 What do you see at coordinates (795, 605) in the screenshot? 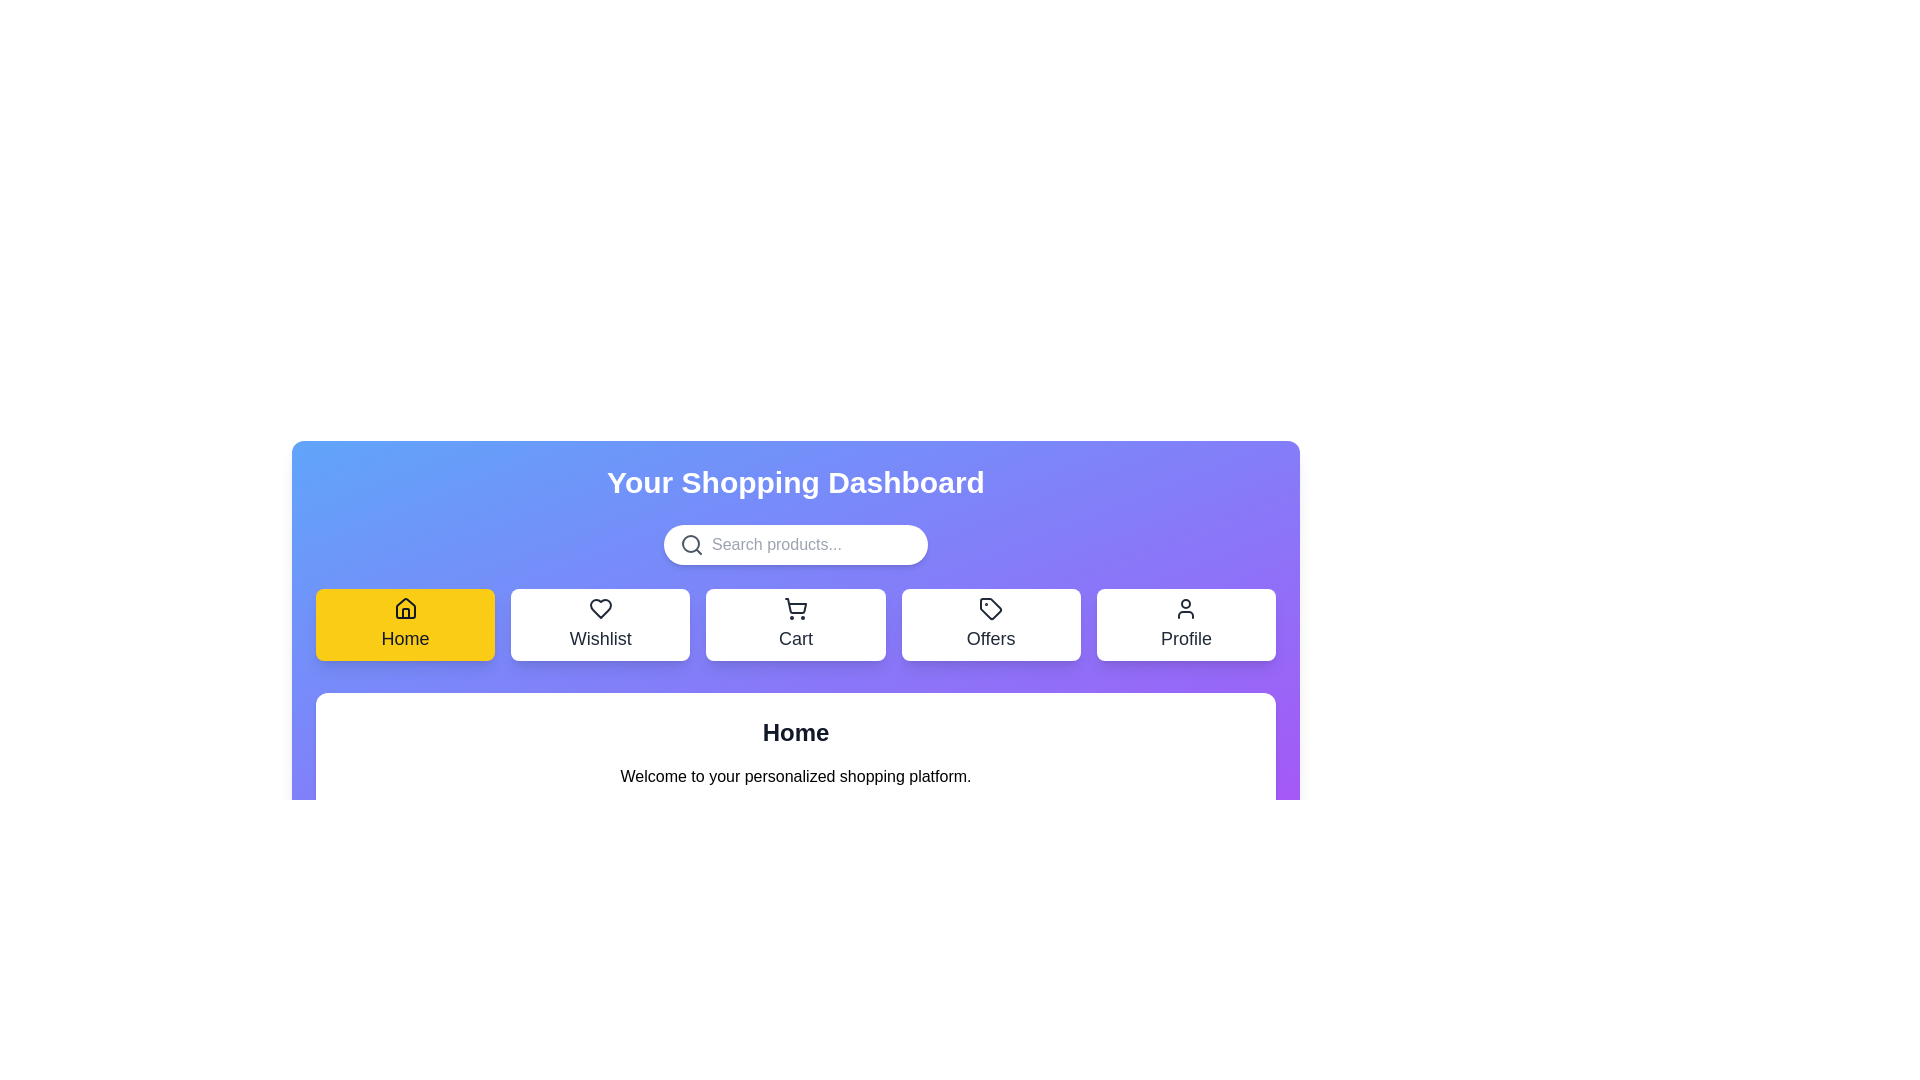
I see `the cart icon located in the navigation bar, which is the third icon from the left` at bounding box center [795, 605].